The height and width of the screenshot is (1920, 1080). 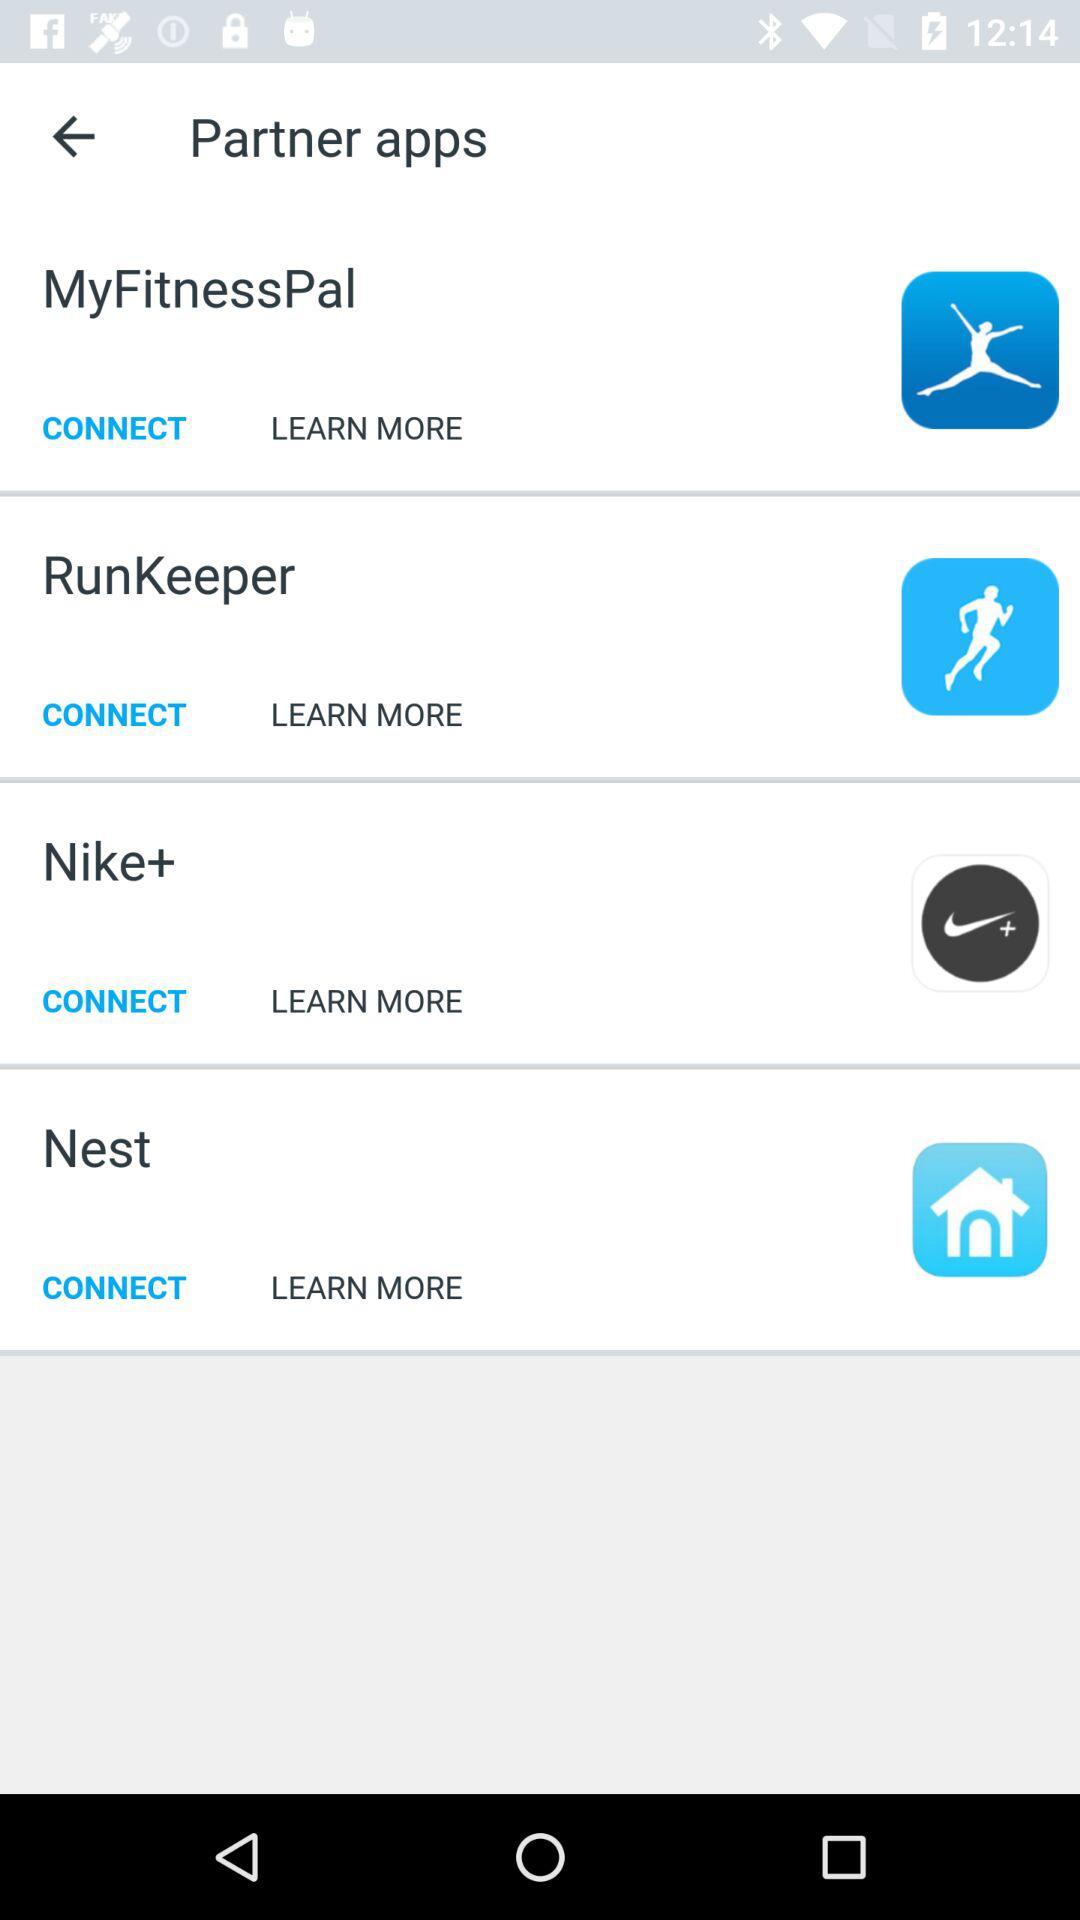 What do you see at coordinates (96, 1146) in the screenshot?
I see `the icon above the connect item` at bounding box center [96, 1146].